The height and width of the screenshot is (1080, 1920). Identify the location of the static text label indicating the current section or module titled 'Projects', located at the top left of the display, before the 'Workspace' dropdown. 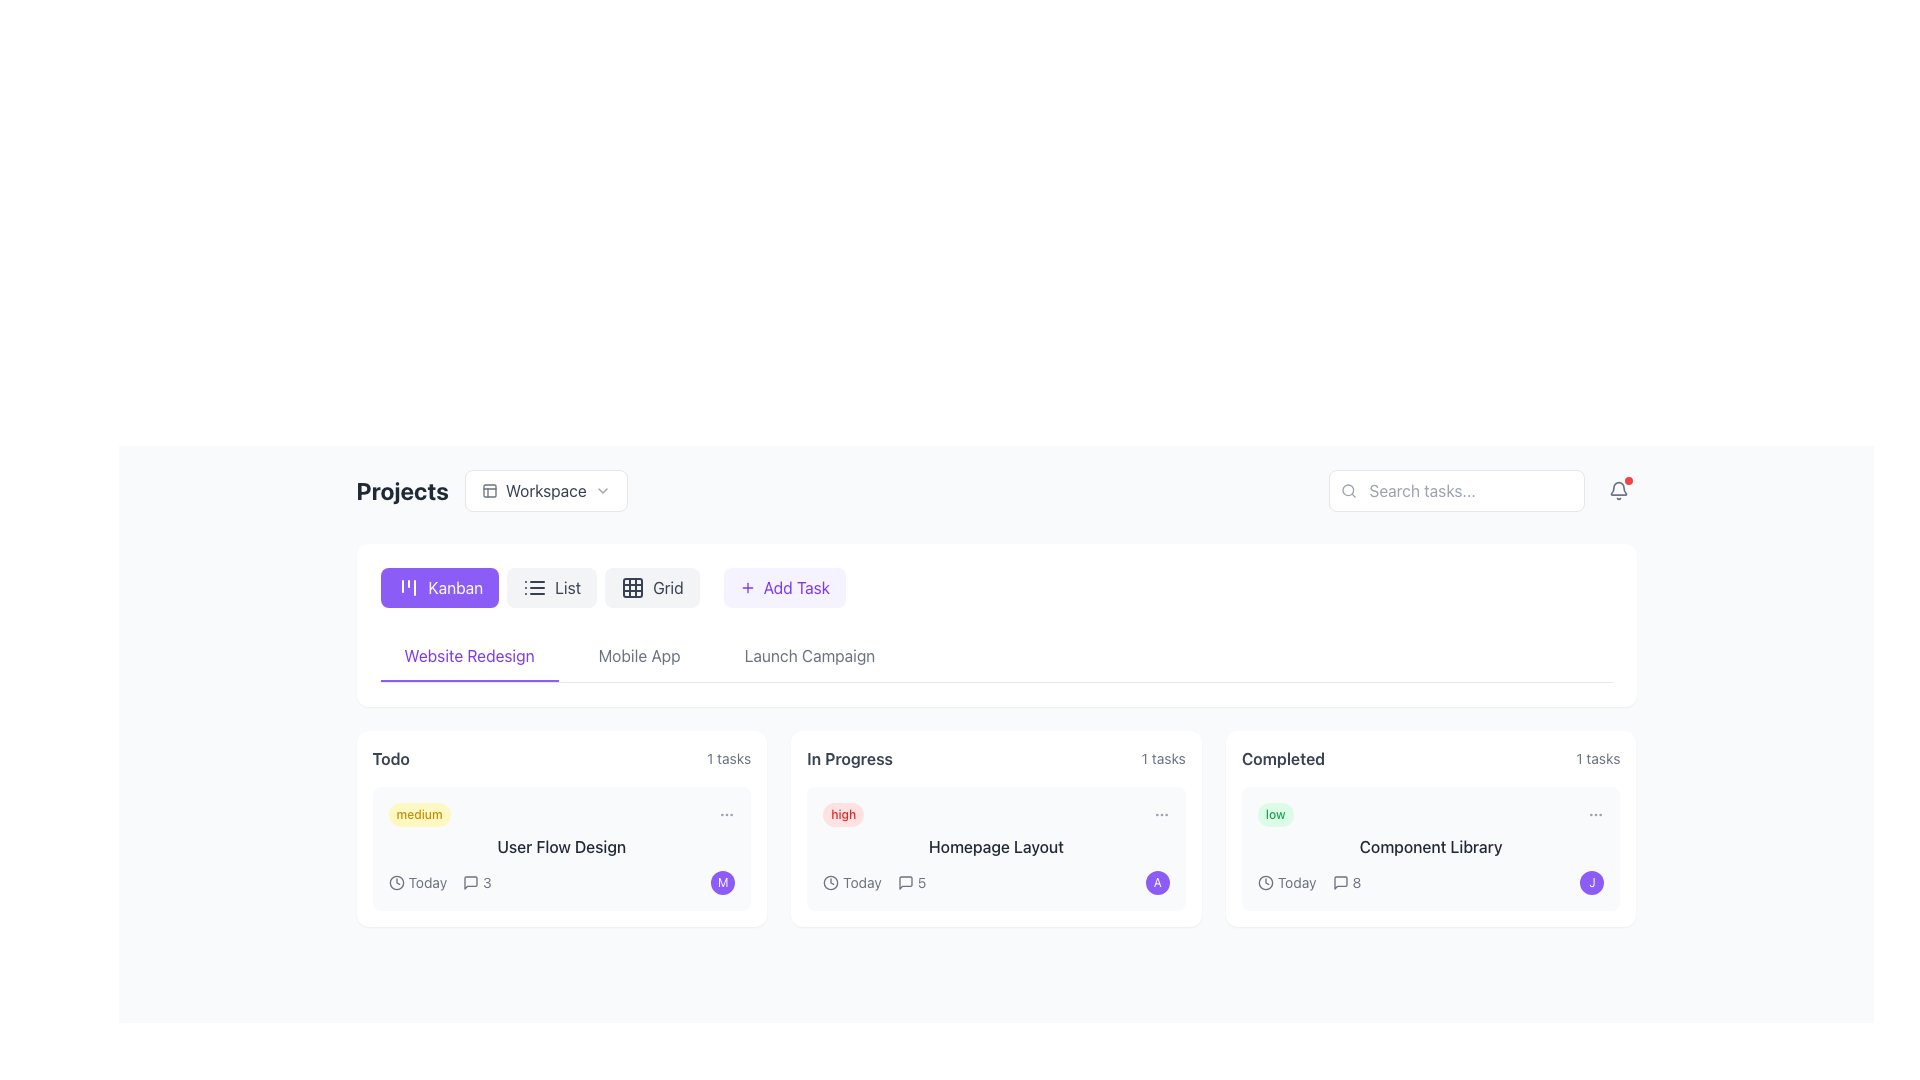
(401, 490).